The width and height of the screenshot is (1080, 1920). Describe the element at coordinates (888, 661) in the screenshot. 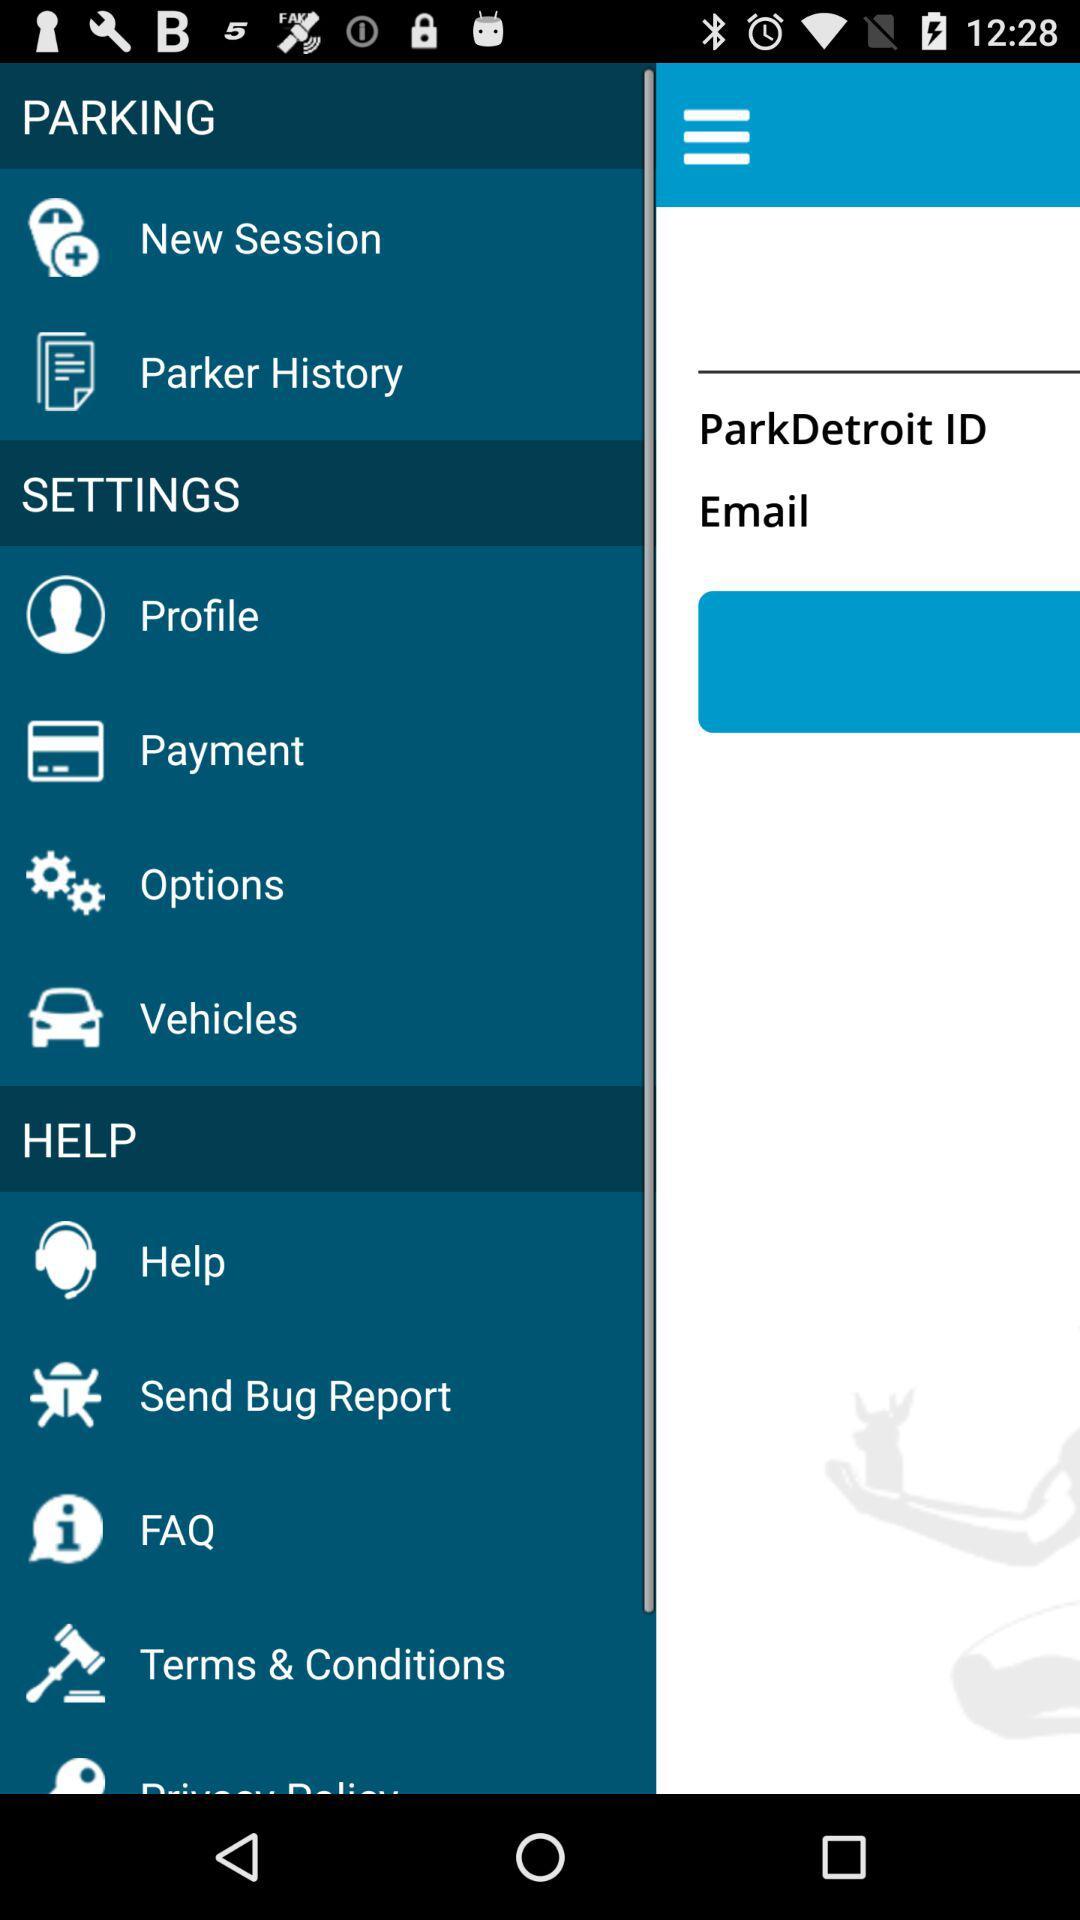

I see `the button on the right` at that location.